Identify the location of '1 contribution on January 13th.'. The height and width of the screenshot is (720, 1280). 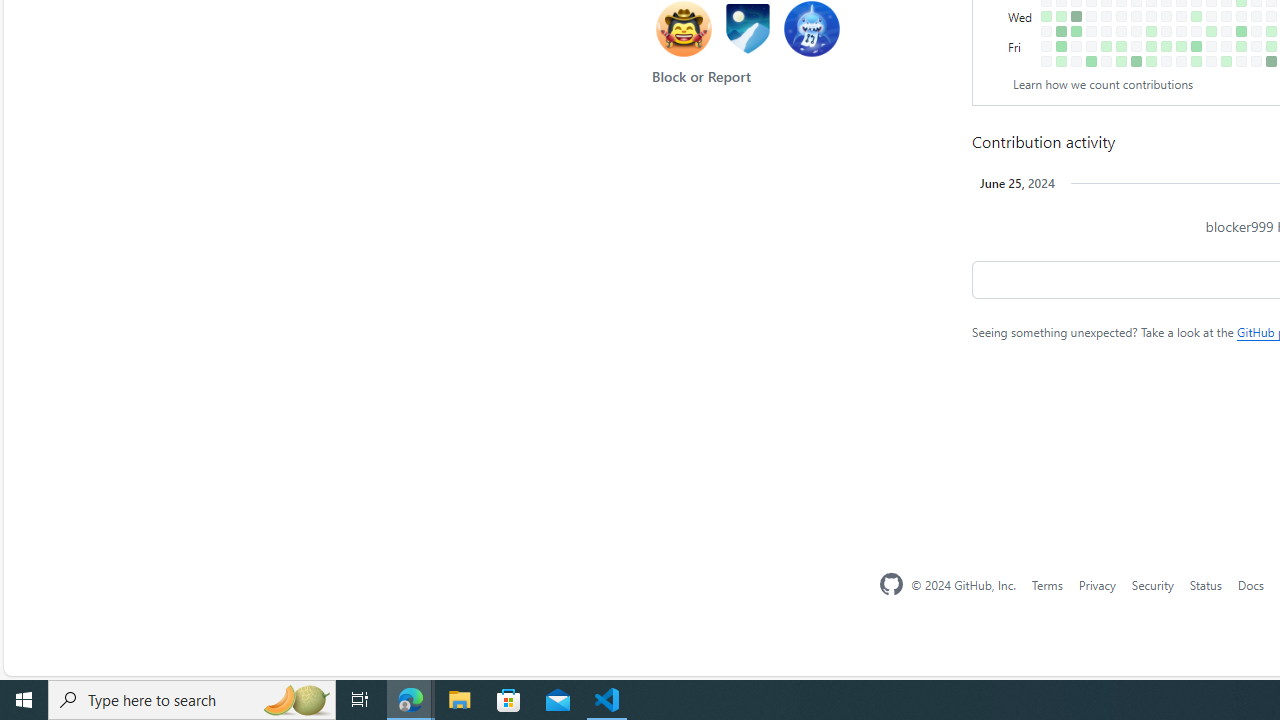
(1060, 60).